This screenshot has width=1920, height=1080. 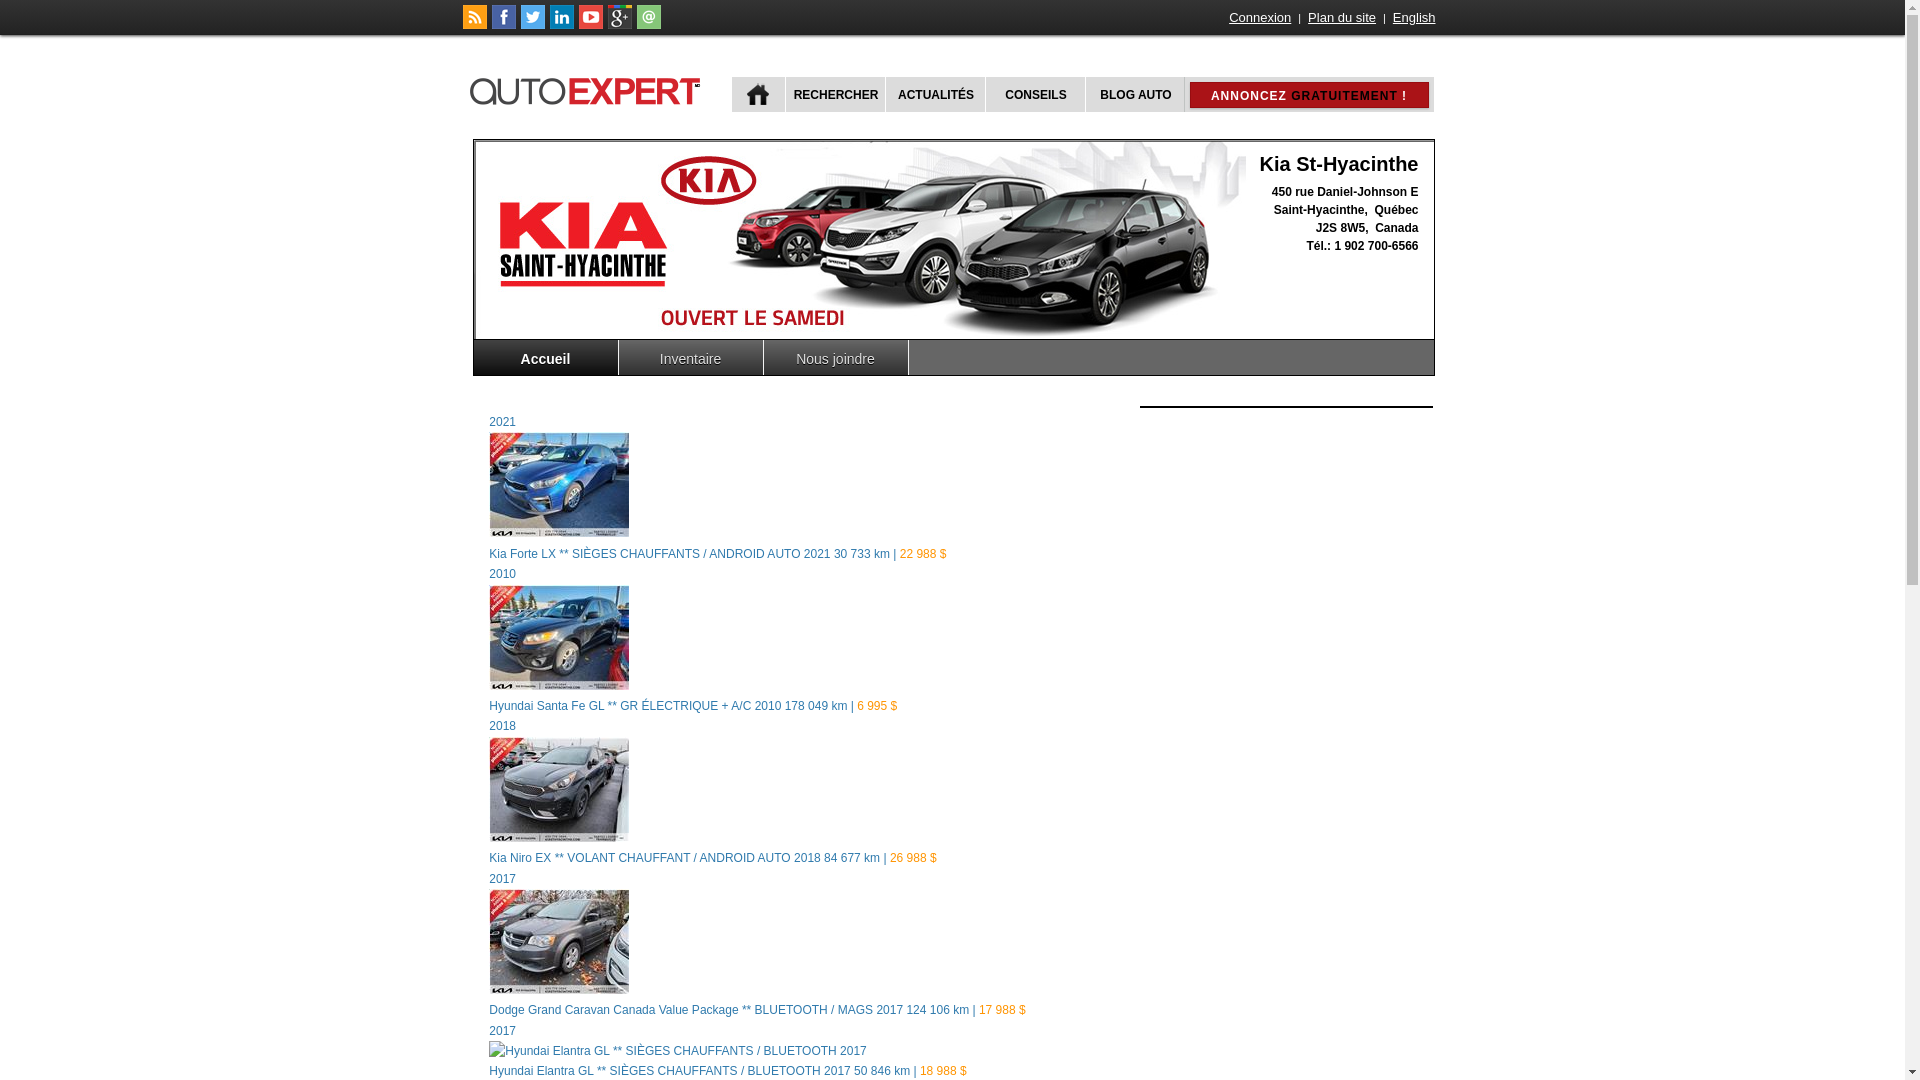 What do you see at coordinates (757, 94) in the screenshot?
I see `'ACCUEIL'` at bounding box center [757, 94].